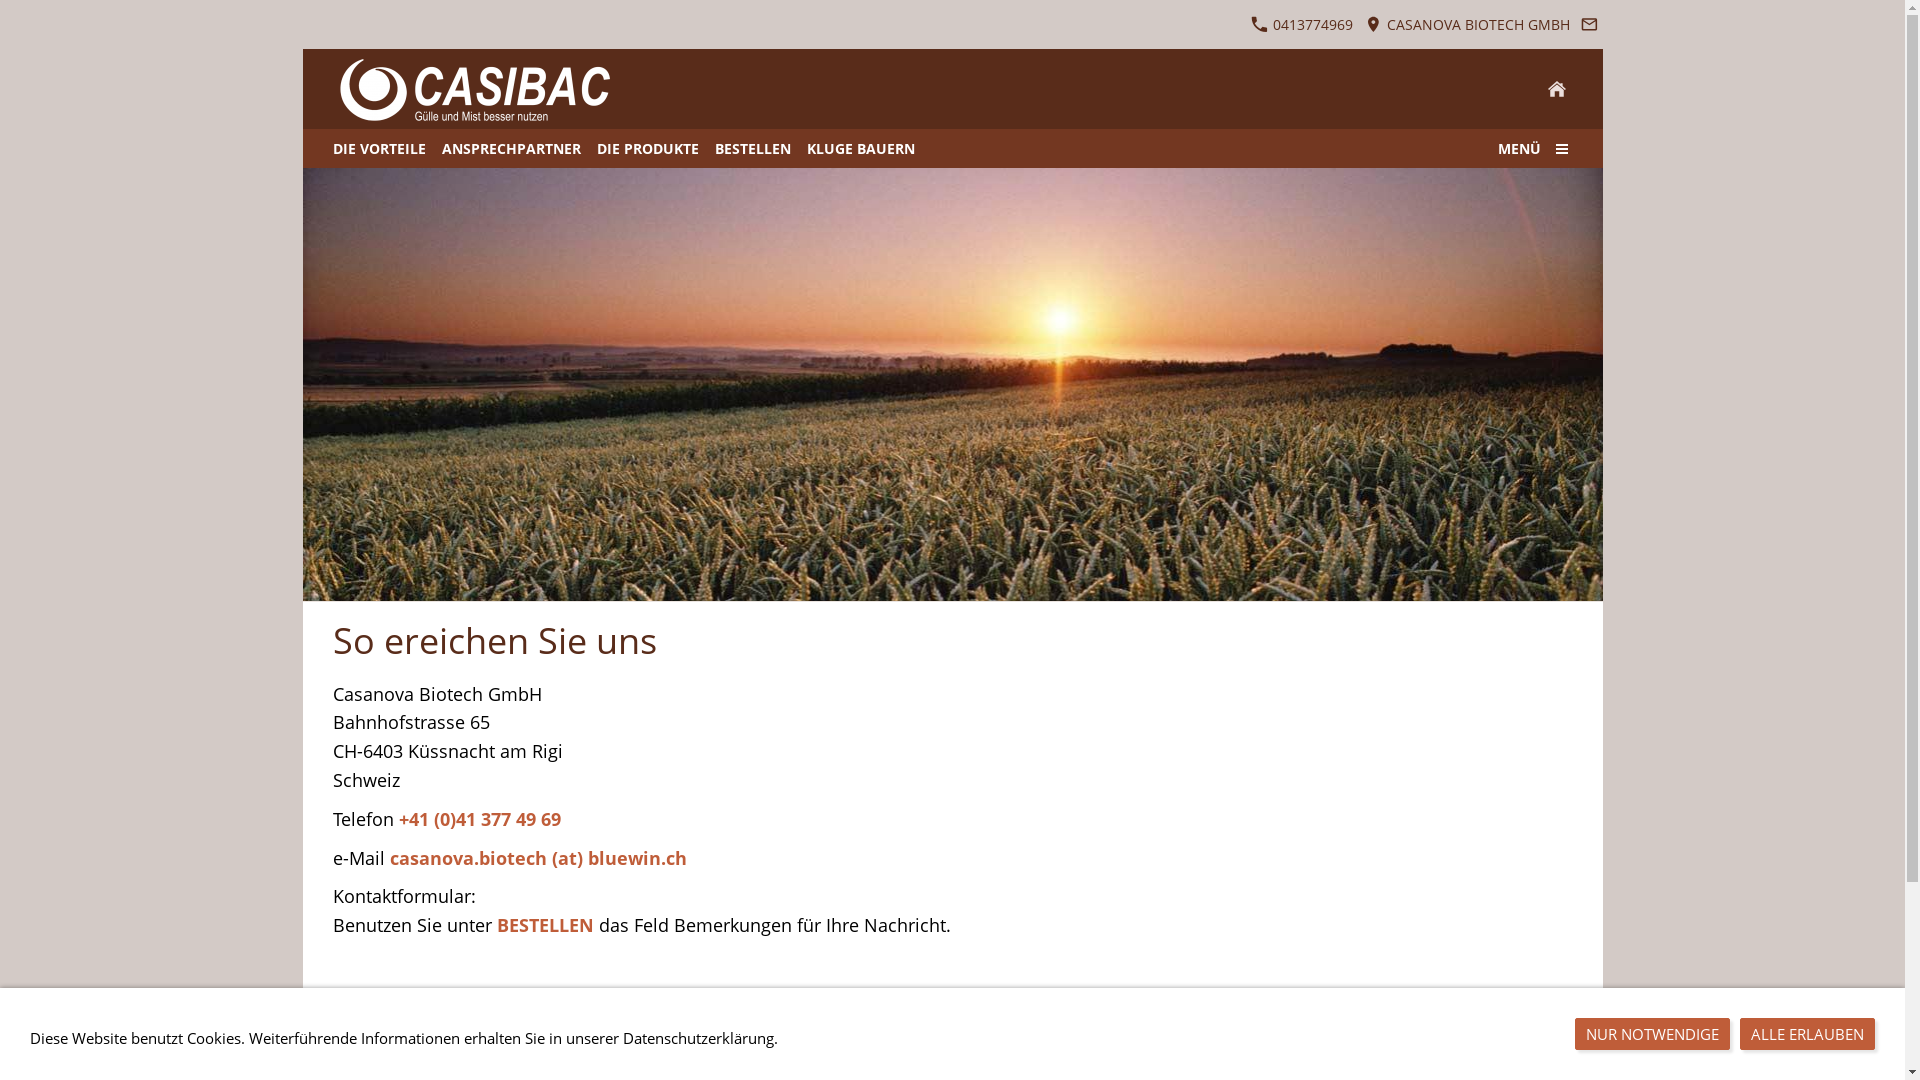 The width and height of the screenshot is (1920, 1080). What do you see at coordinates (1588, 24) in the screenshot?
I see `'Senden Sie uns eine E-Mail-Nachricht'` at bounding box center [1588, 24].